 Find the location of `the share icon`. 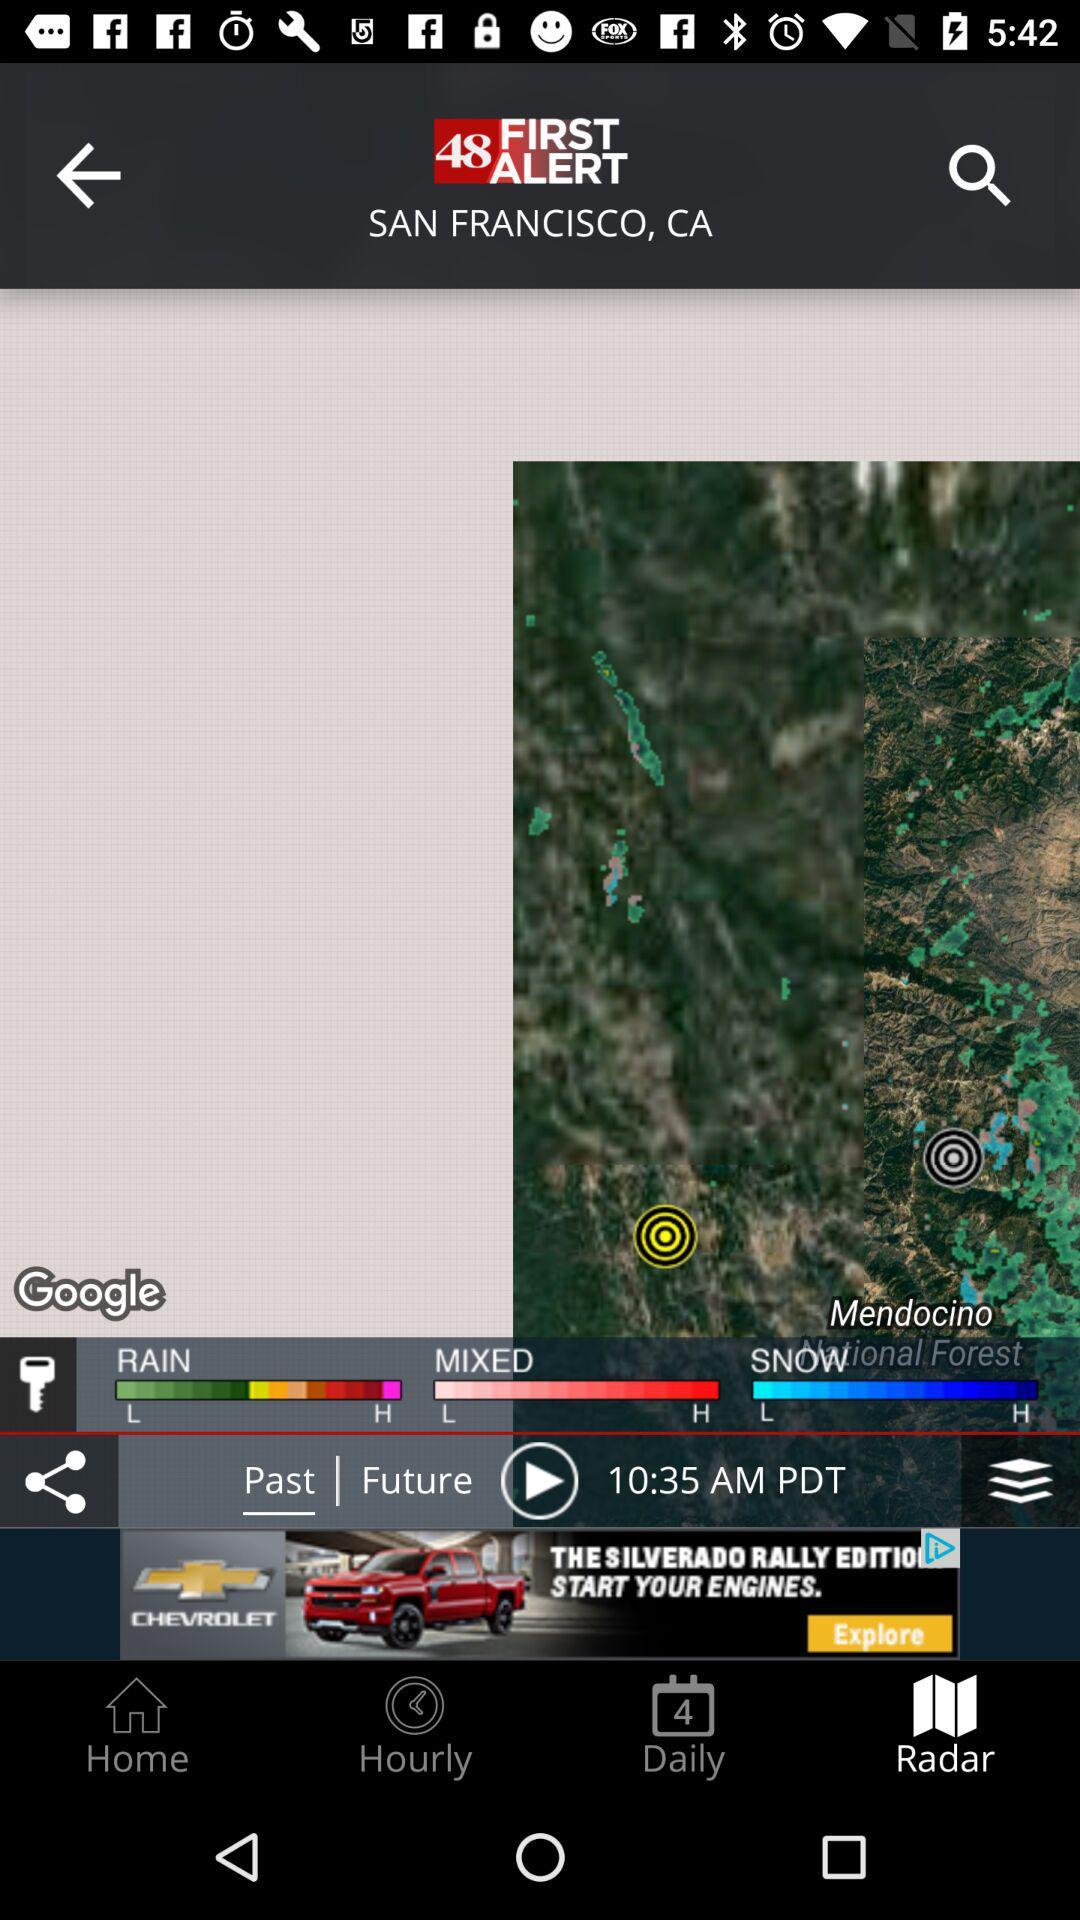

the share icon is located at coordinates (58, 1480).